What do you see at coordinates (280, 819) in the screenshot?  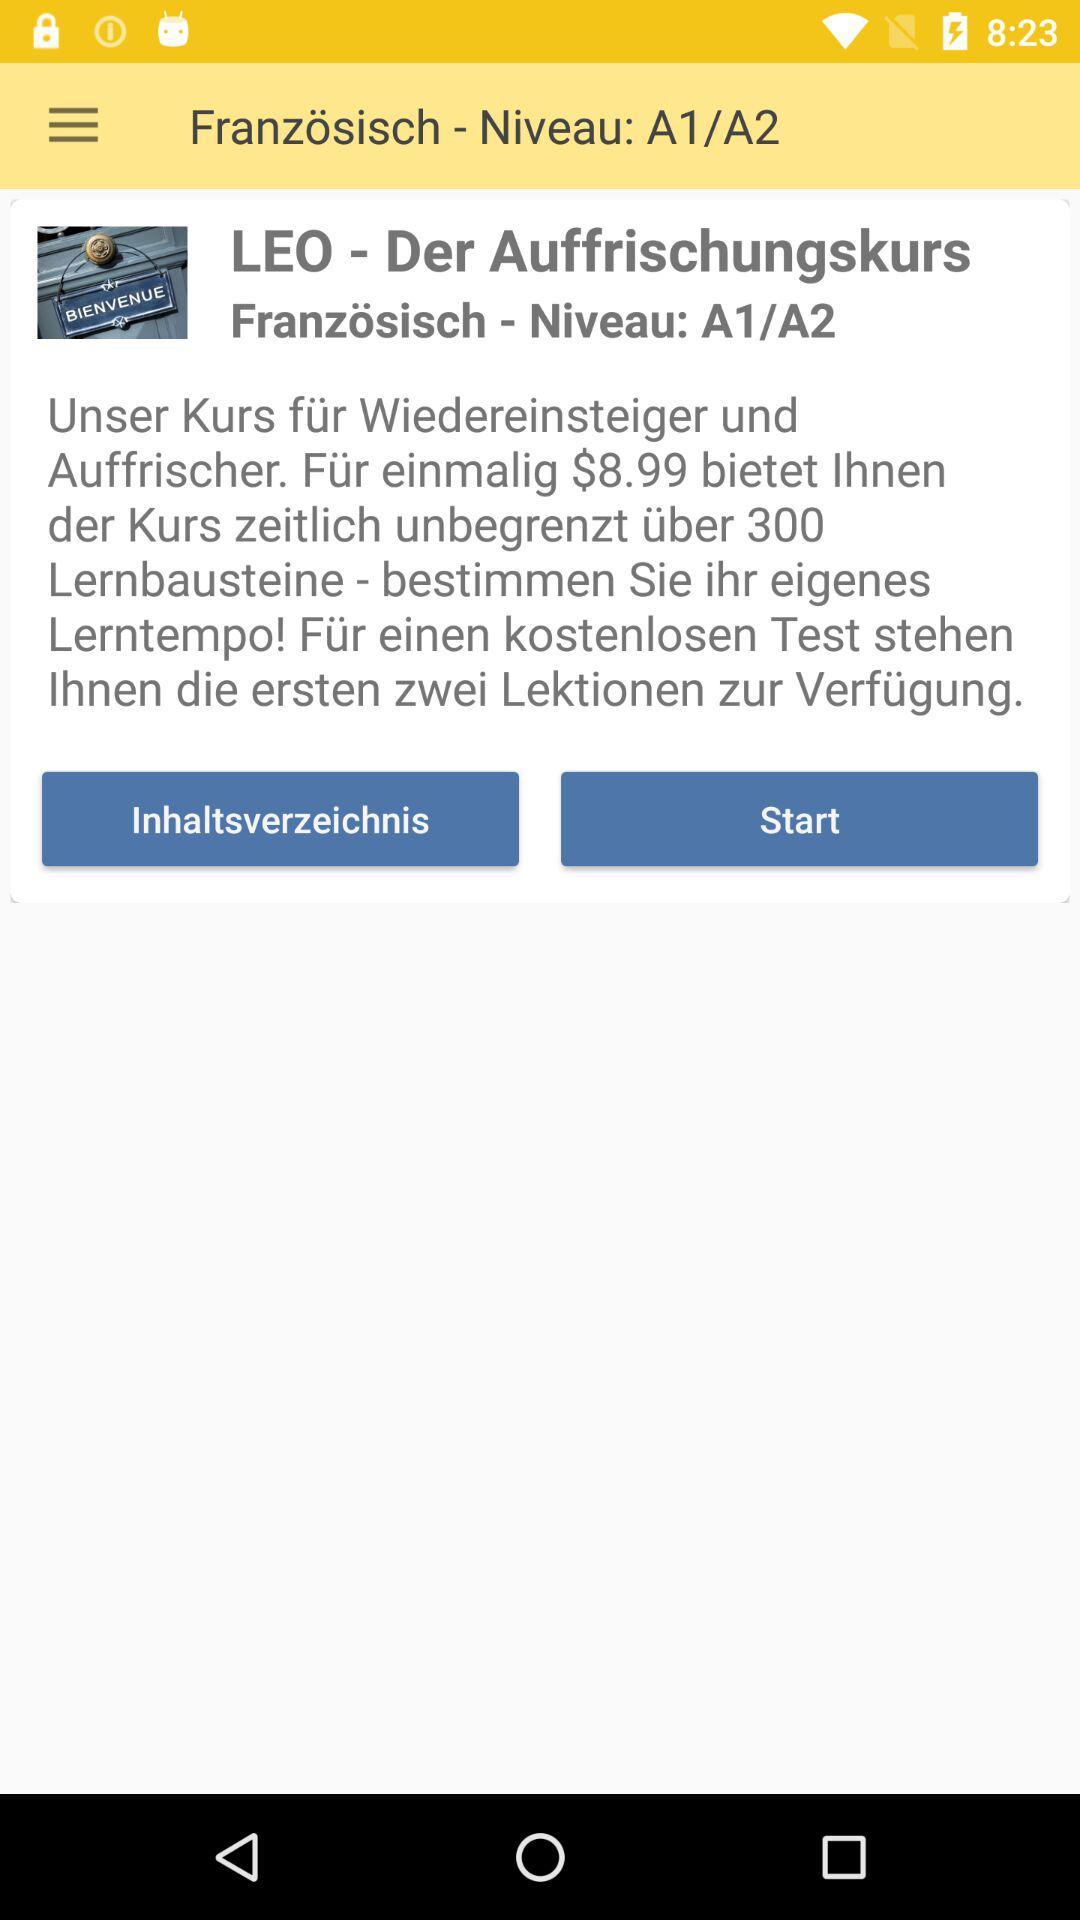 I see `the item next to the start item` at bounding box center [280, 819].